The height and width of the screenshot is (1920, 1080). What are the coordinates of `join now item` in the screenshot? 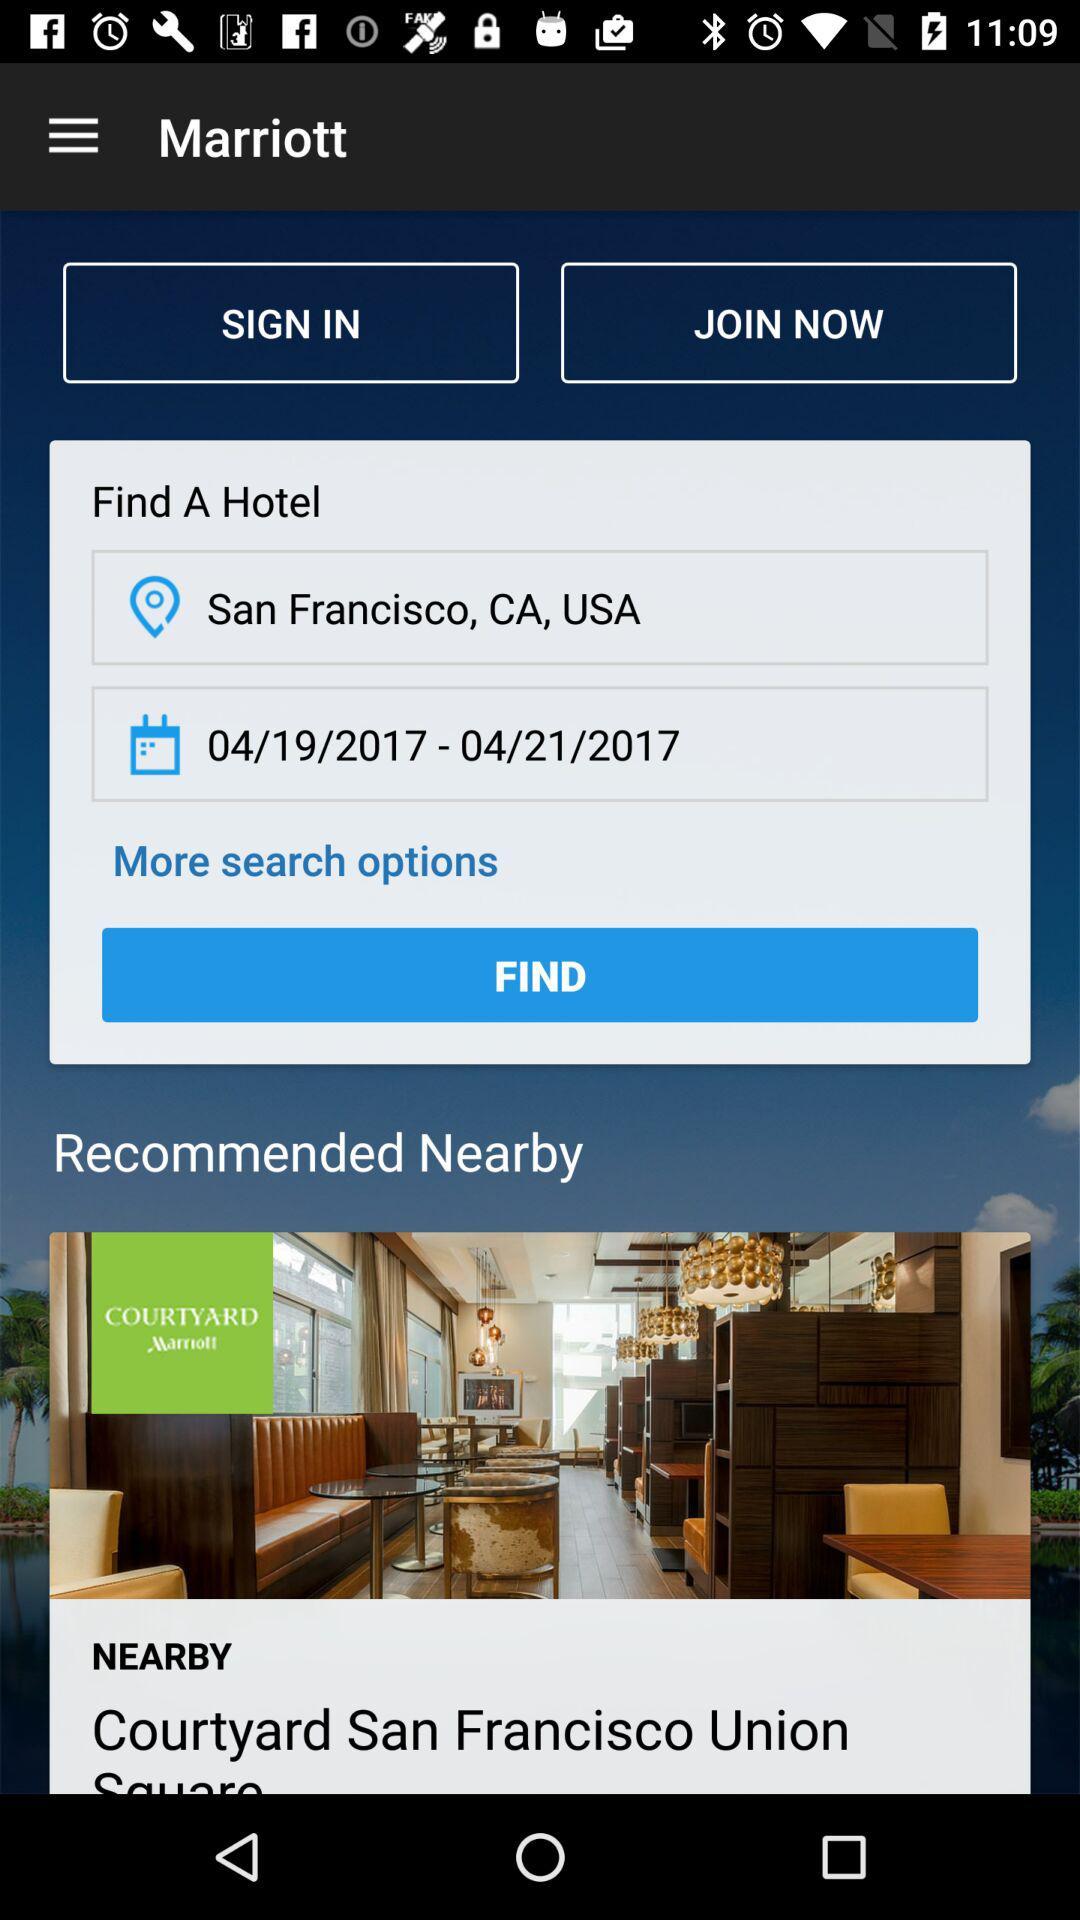 It's located at (788, 322).